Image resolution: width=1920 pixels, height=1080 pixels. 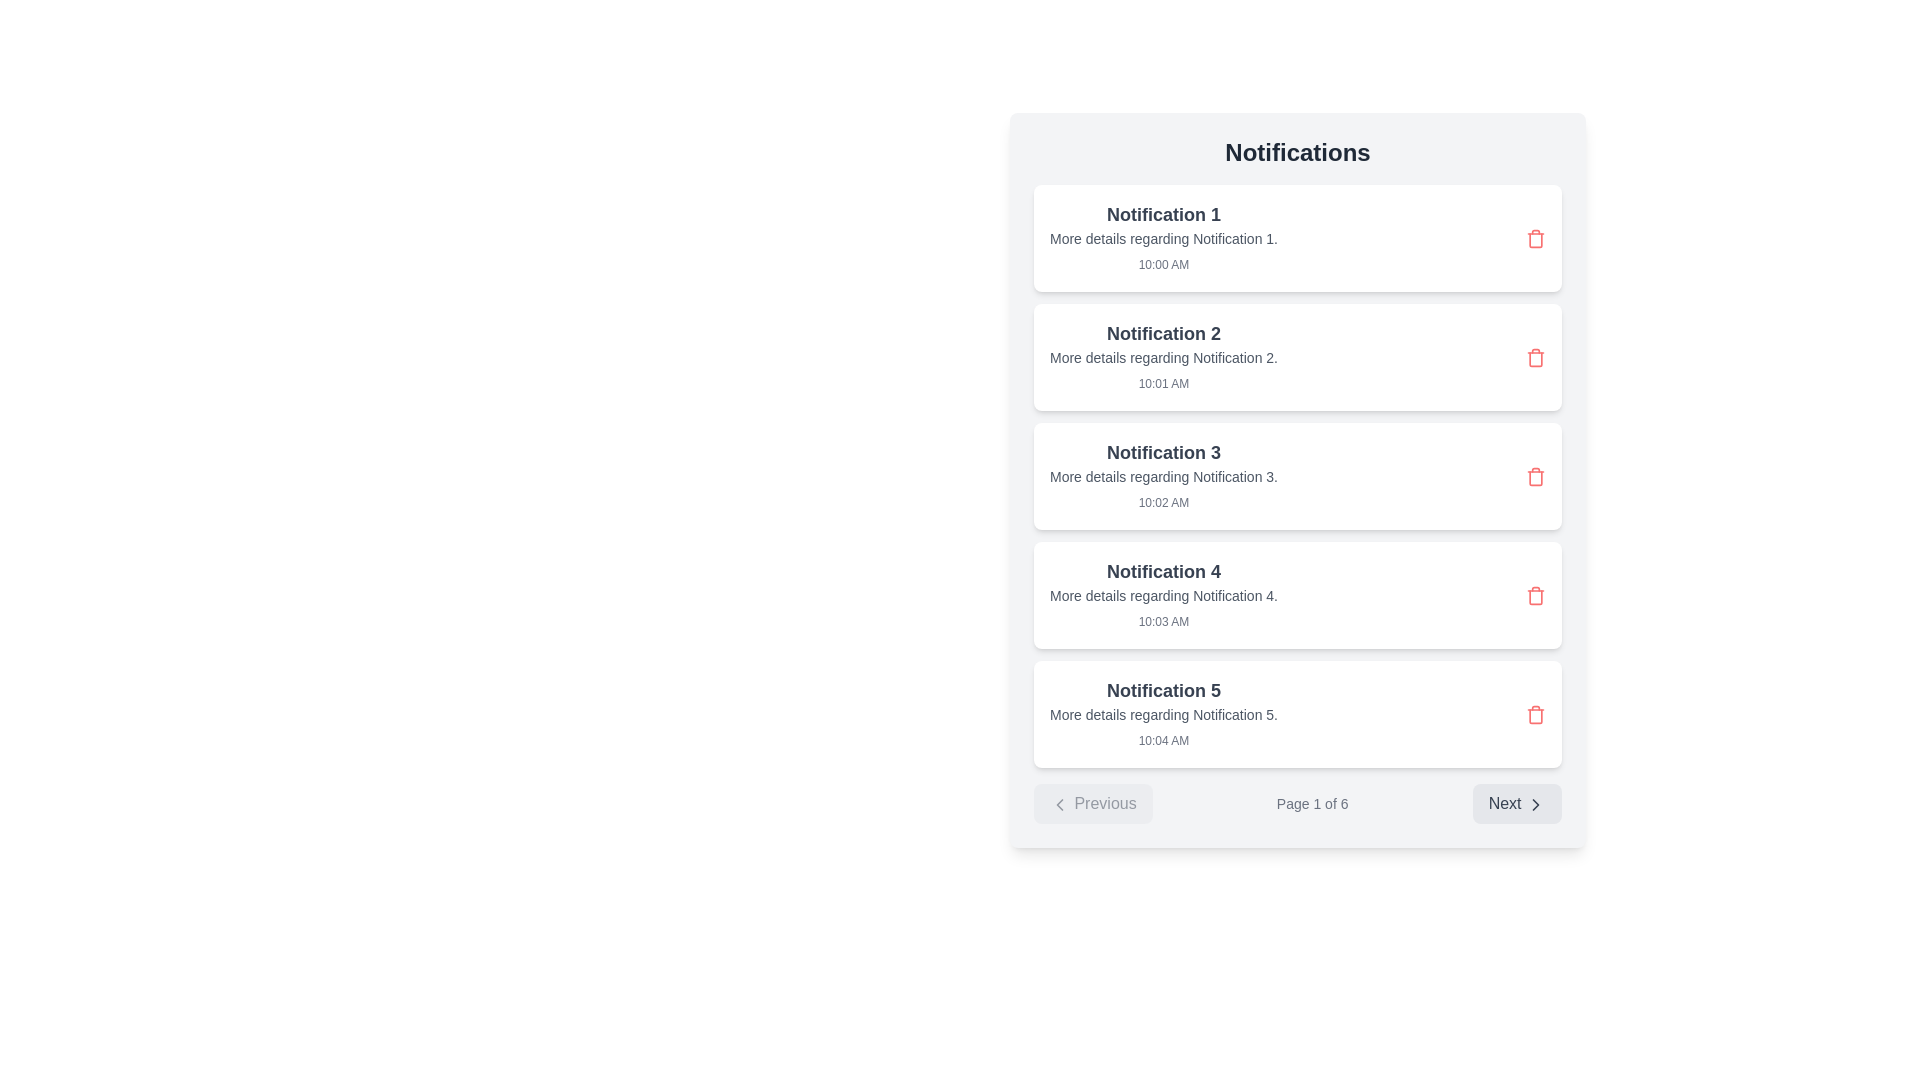 What do you see at coordinates (1164, 713) in the screenshot?
I see `the static text that says 'More details regarding Notification 5.' which is located within the card labeled 'Notification 5'` at bounding box center [1164, 713].